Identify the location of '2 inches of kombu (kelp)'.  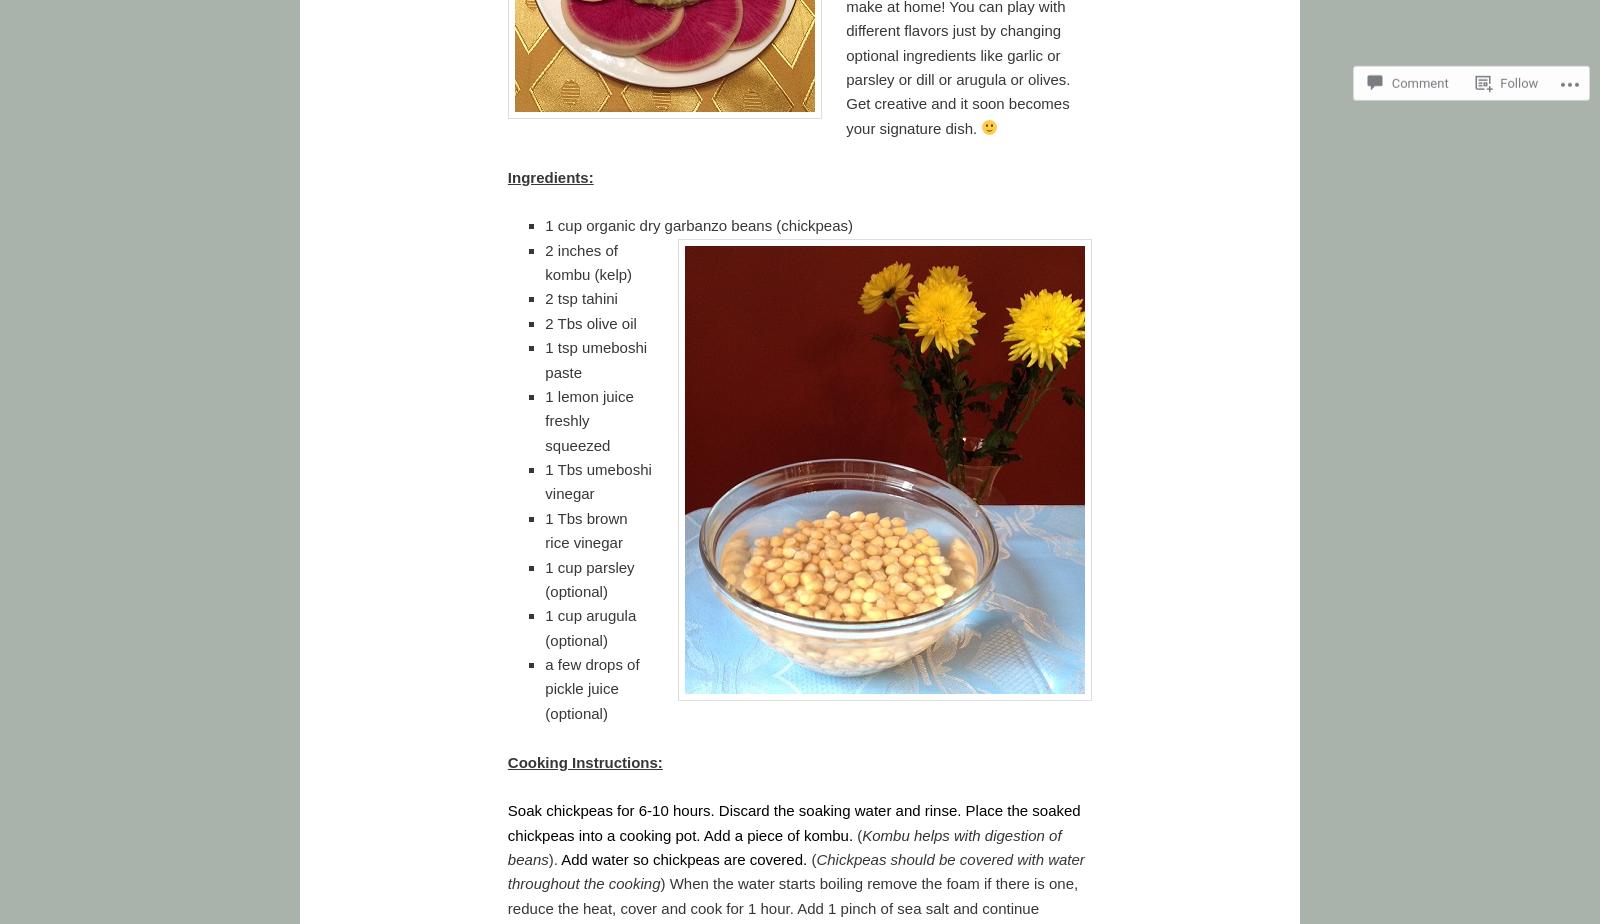
(587, 261).